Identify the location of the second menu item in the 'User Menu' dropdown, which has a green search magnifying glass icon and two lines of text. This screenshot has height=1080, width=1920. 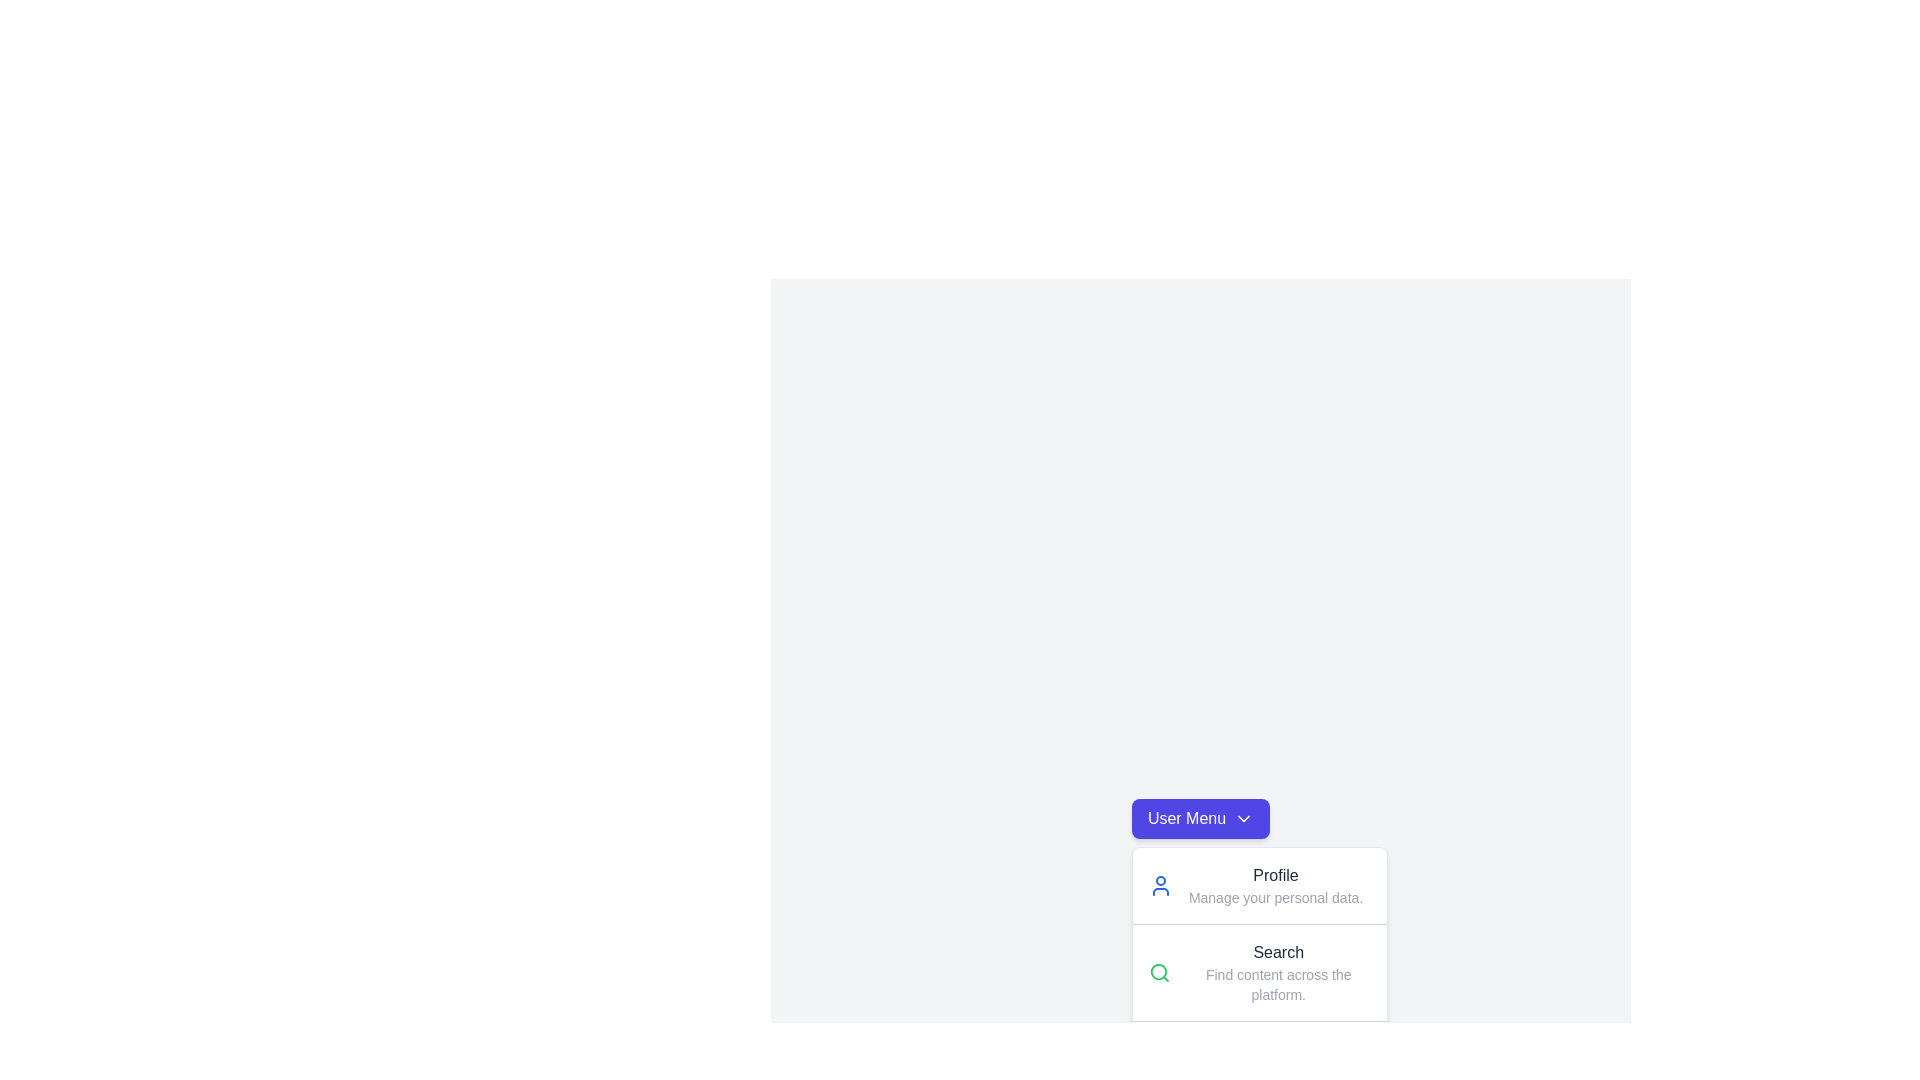
(1258, 971).